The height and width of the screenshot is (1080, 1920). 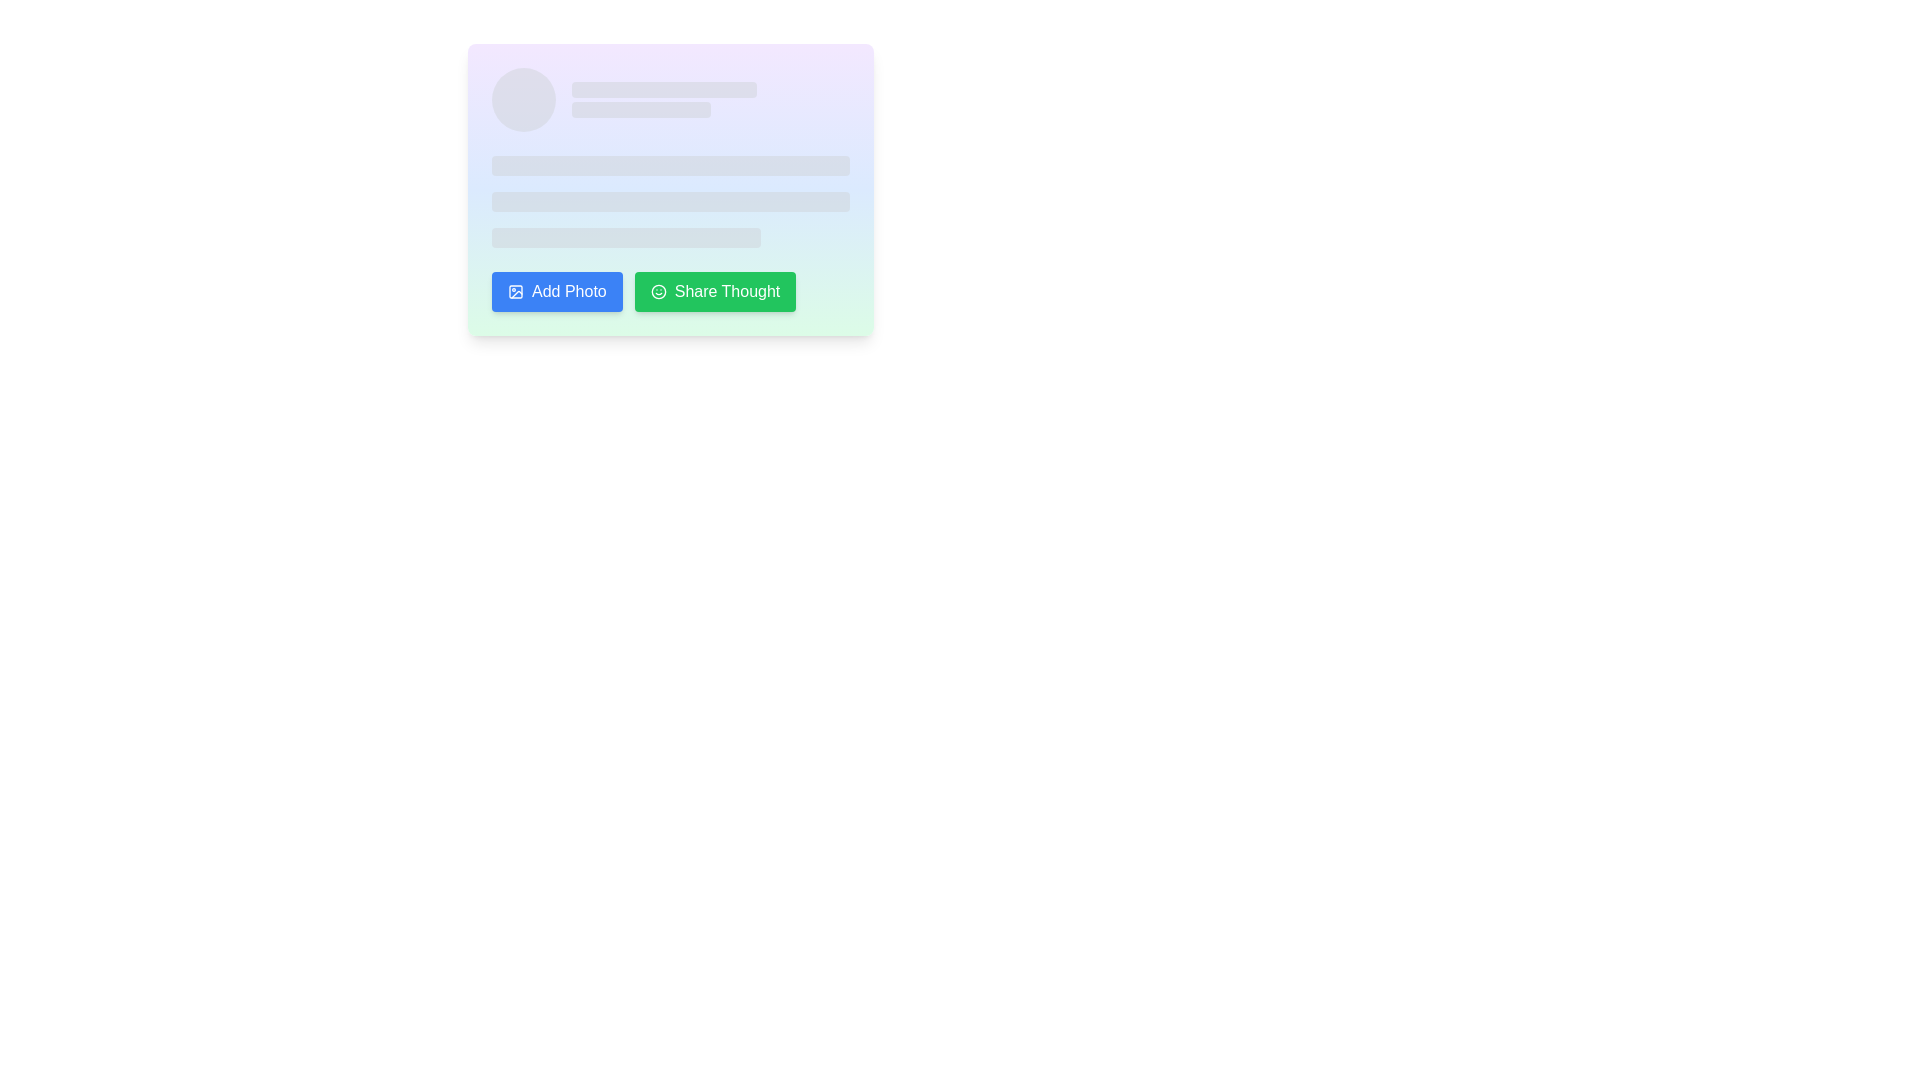 I want to click on the decorative rectangle element within the 'Add Photo' button's SVG, which enhances the button's visual appeal, so click(x=515, y=292).